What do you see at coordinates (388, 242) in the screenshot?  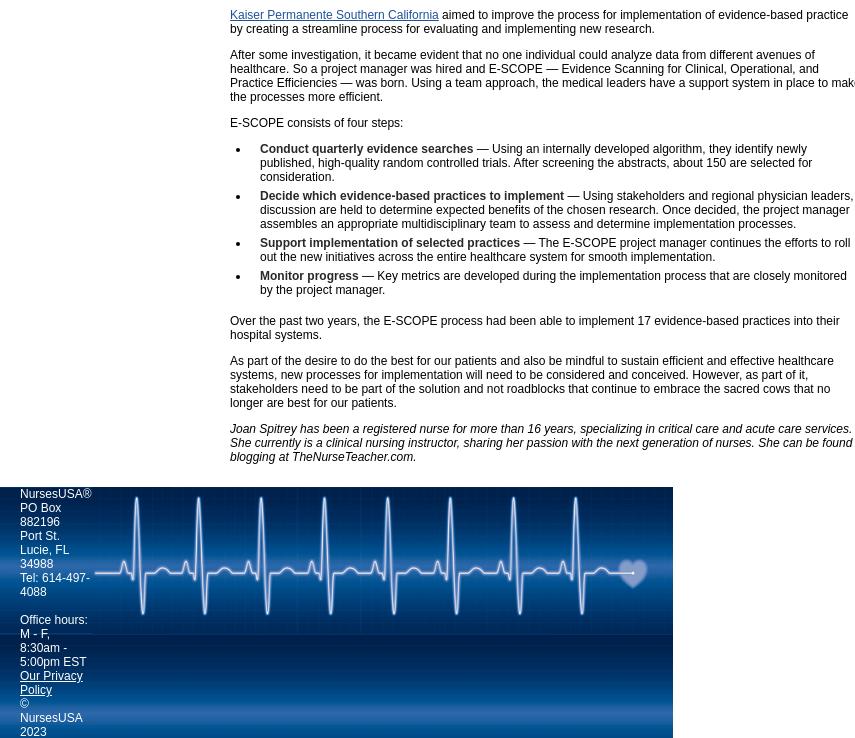 I see `'Support implementation of selected practices'` at bounding box center [388, 242].